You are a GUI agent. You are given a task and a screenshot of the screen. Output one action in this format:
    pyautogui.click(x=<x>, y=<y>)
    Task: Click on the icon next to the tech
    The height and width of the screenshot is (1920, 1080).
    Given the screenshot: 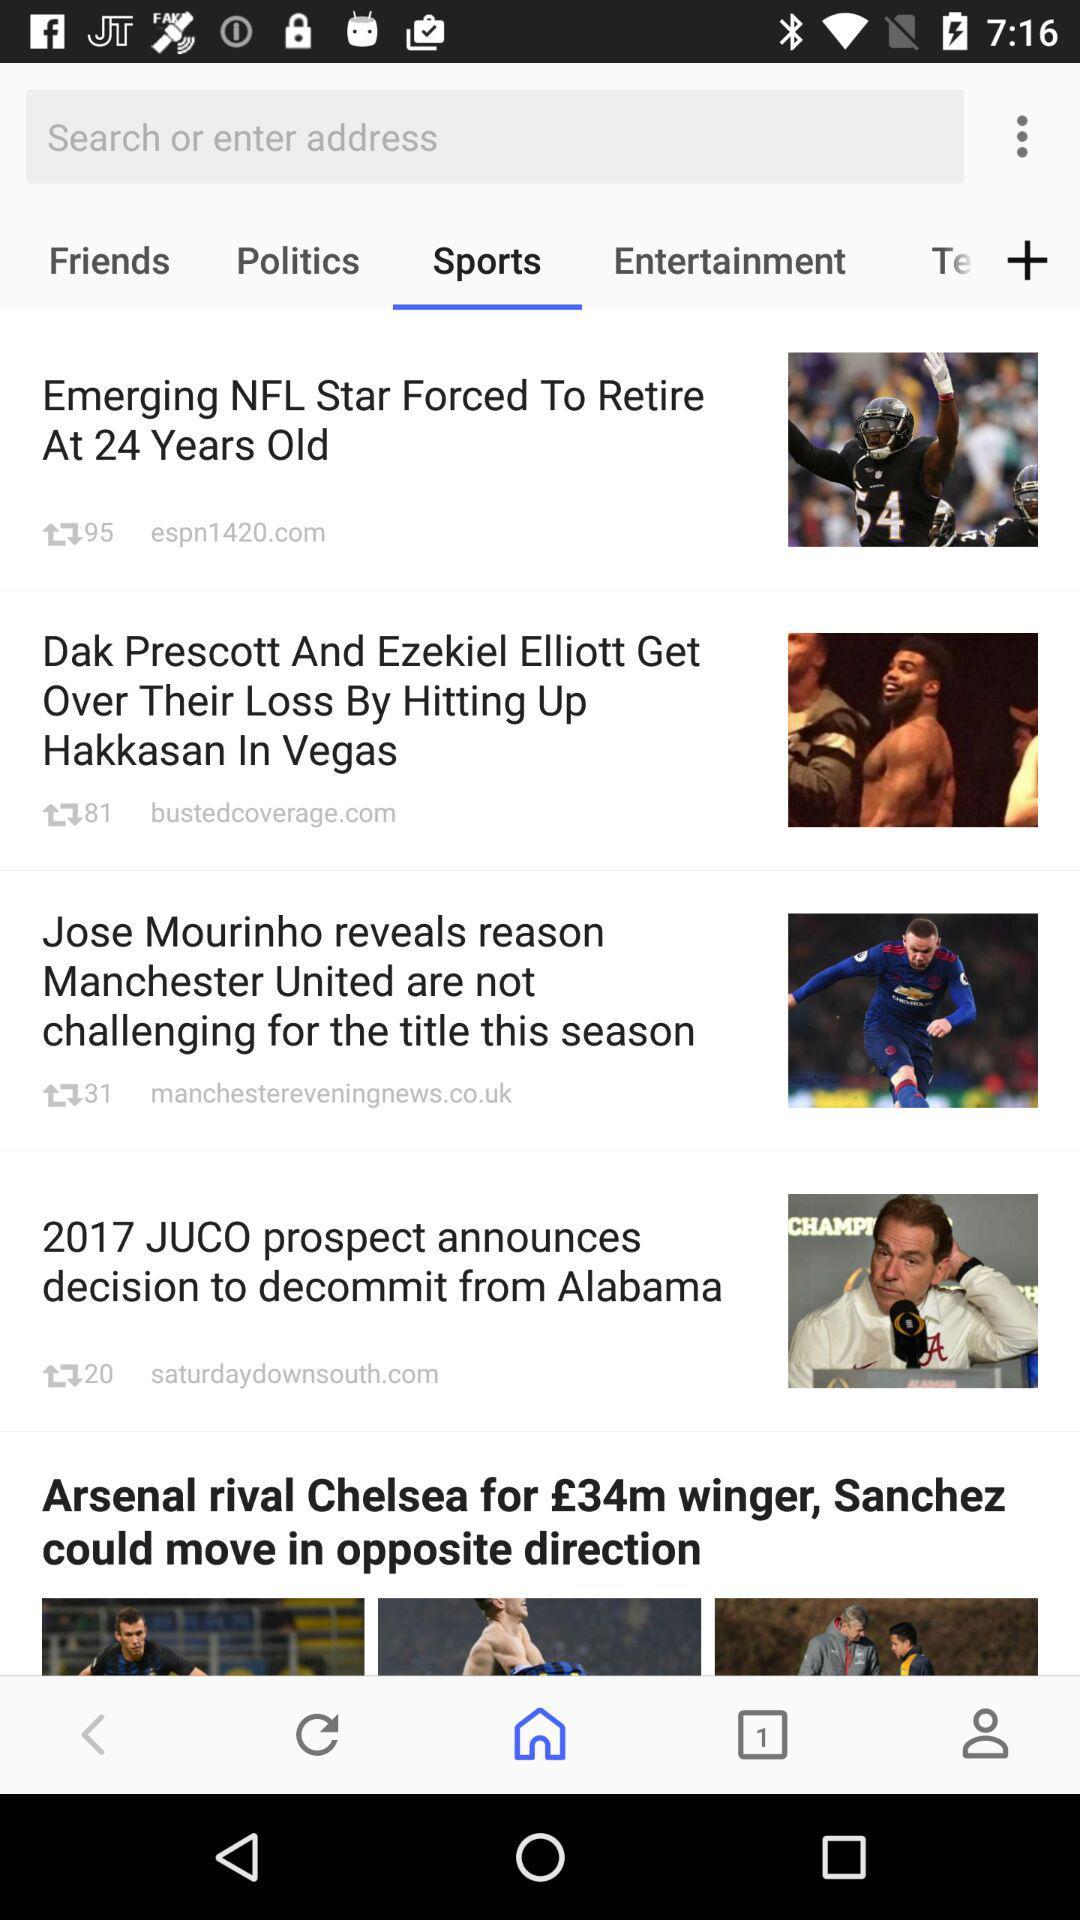 What is the action you would take?
    pyautogui.click(x=1027, y=258)
    